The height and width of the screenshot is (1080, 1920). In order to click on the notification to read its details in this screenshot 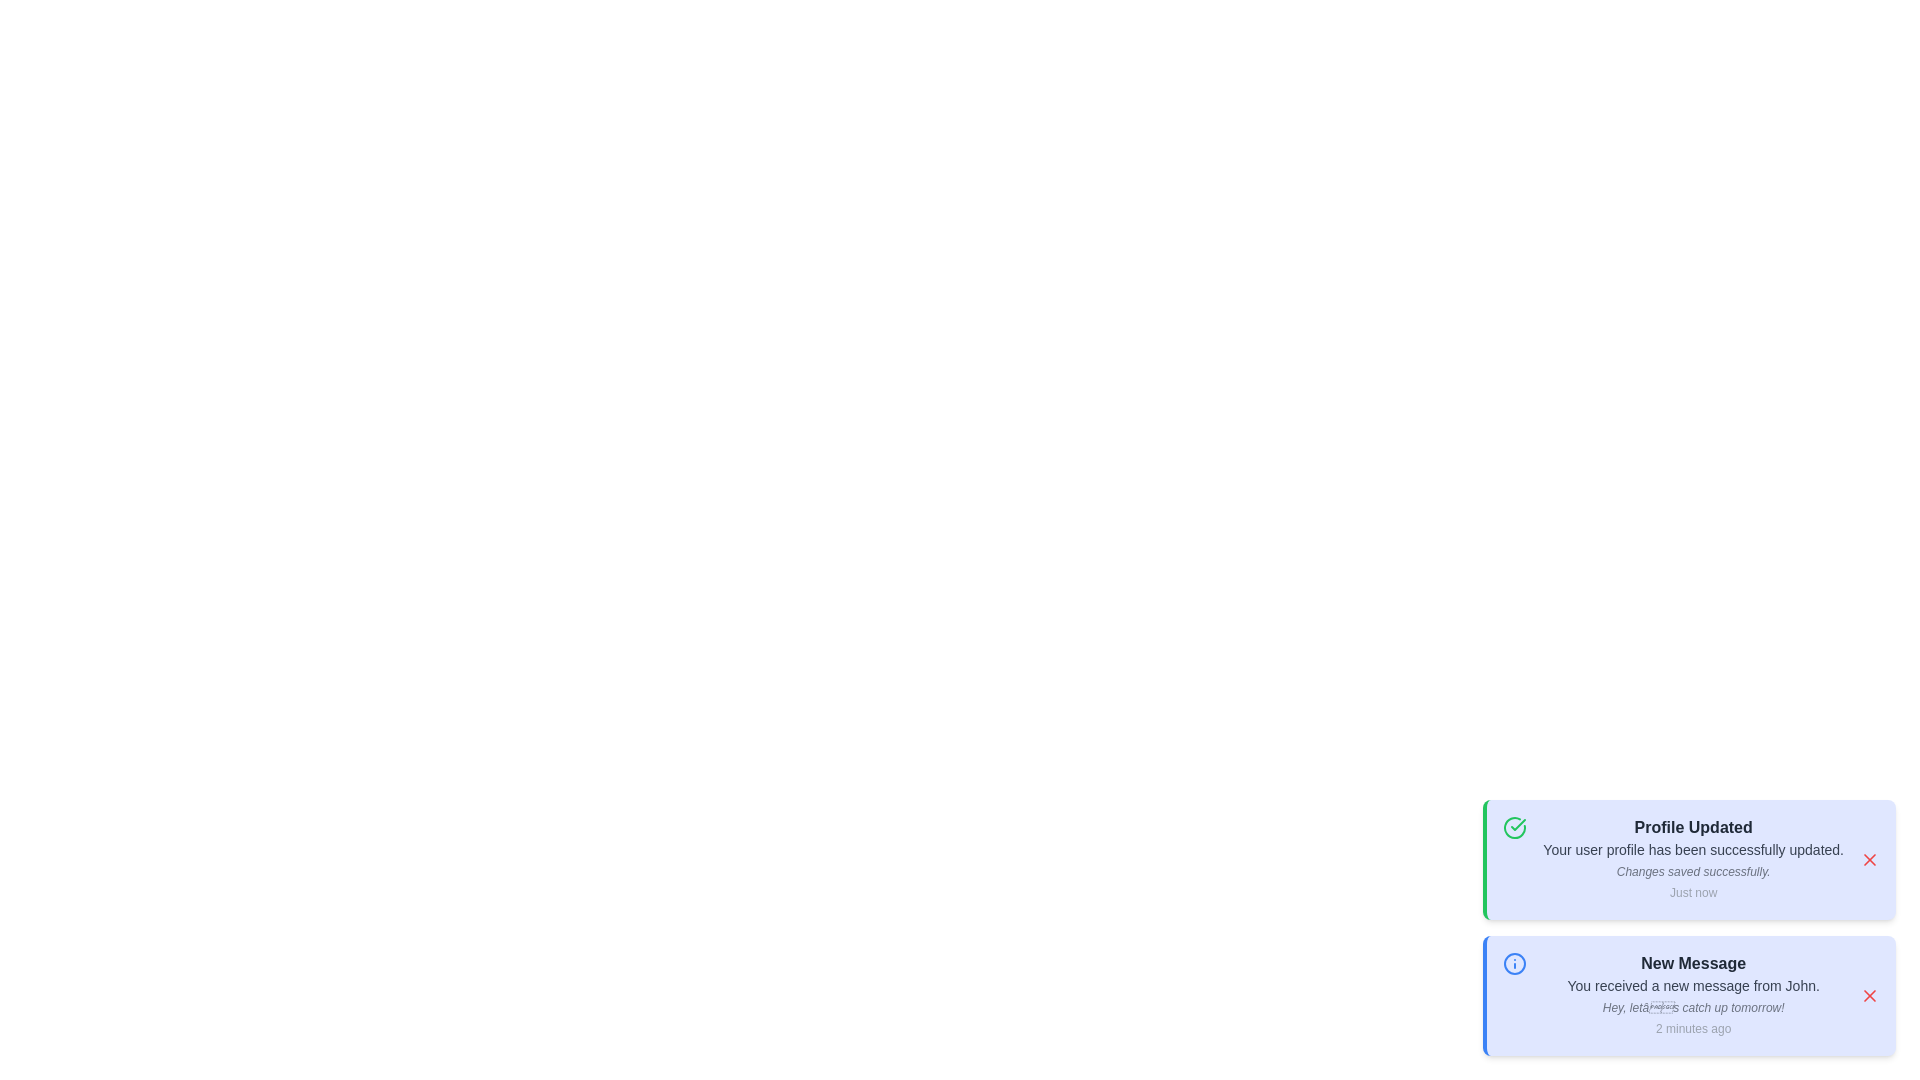, I will do `click(1688, 859)`.